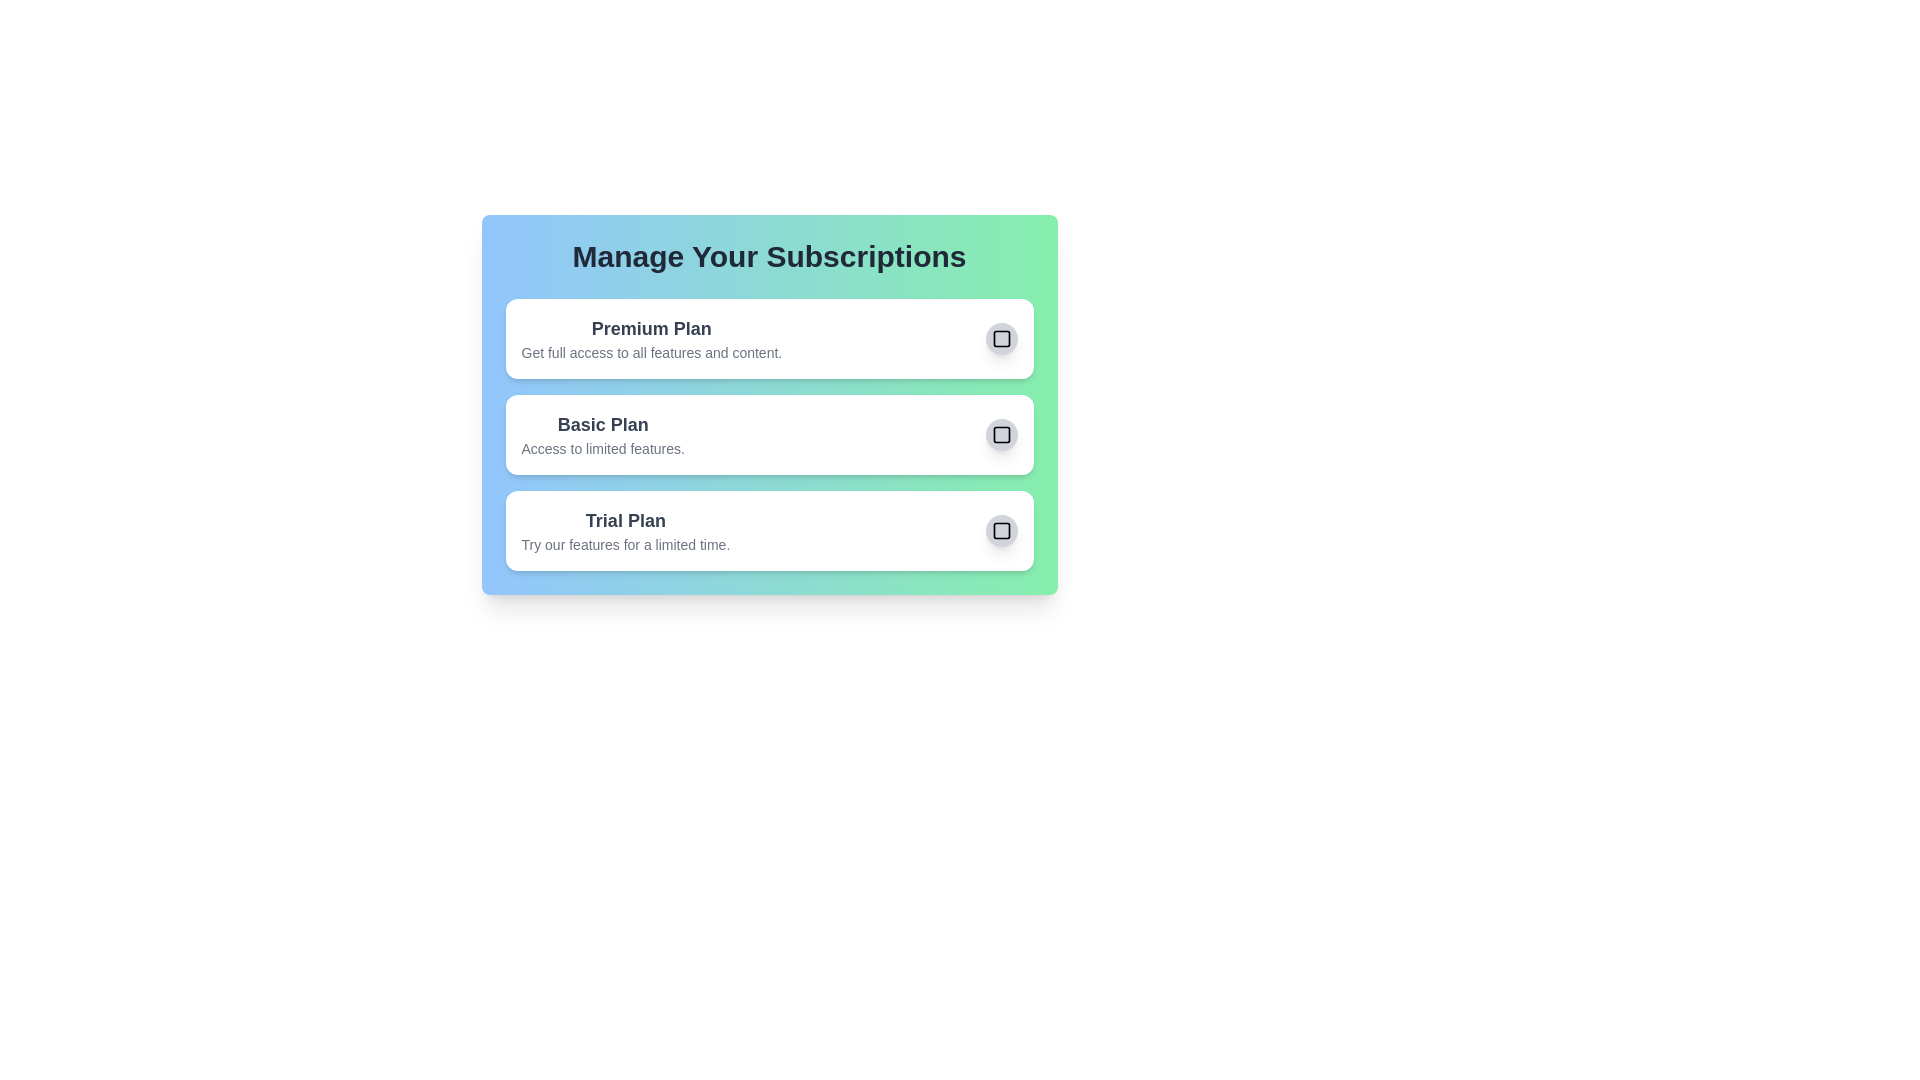 The image size is (1920, 1080). I want to click on the square-shaped SVG graphic with rounded corners located in the 'Basic Plan' subscription entry to interact with it, so click(1001, 434).